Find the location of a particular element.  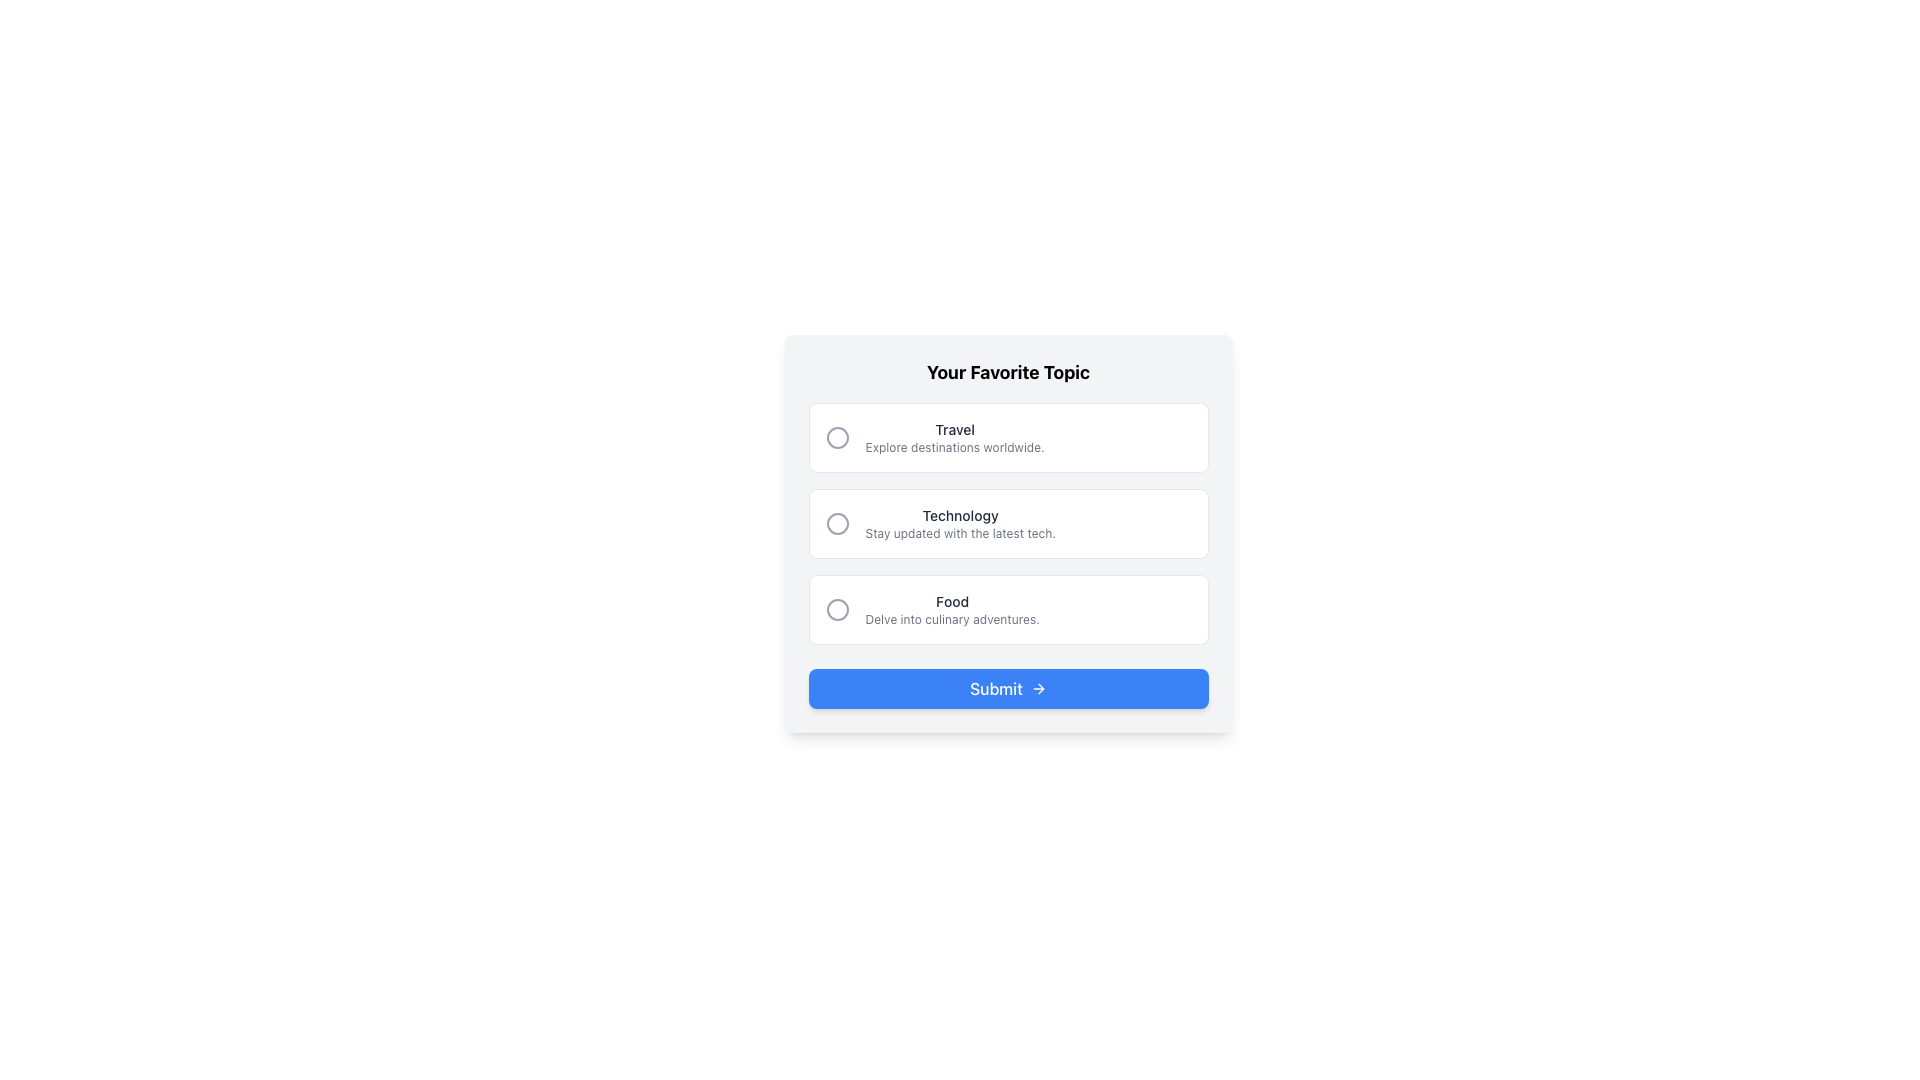

the text snippet 'Stay updated with the latest tech.' which is styled in a small, light gray font located below the 'Technology' title is located at coordinates (960, 532).